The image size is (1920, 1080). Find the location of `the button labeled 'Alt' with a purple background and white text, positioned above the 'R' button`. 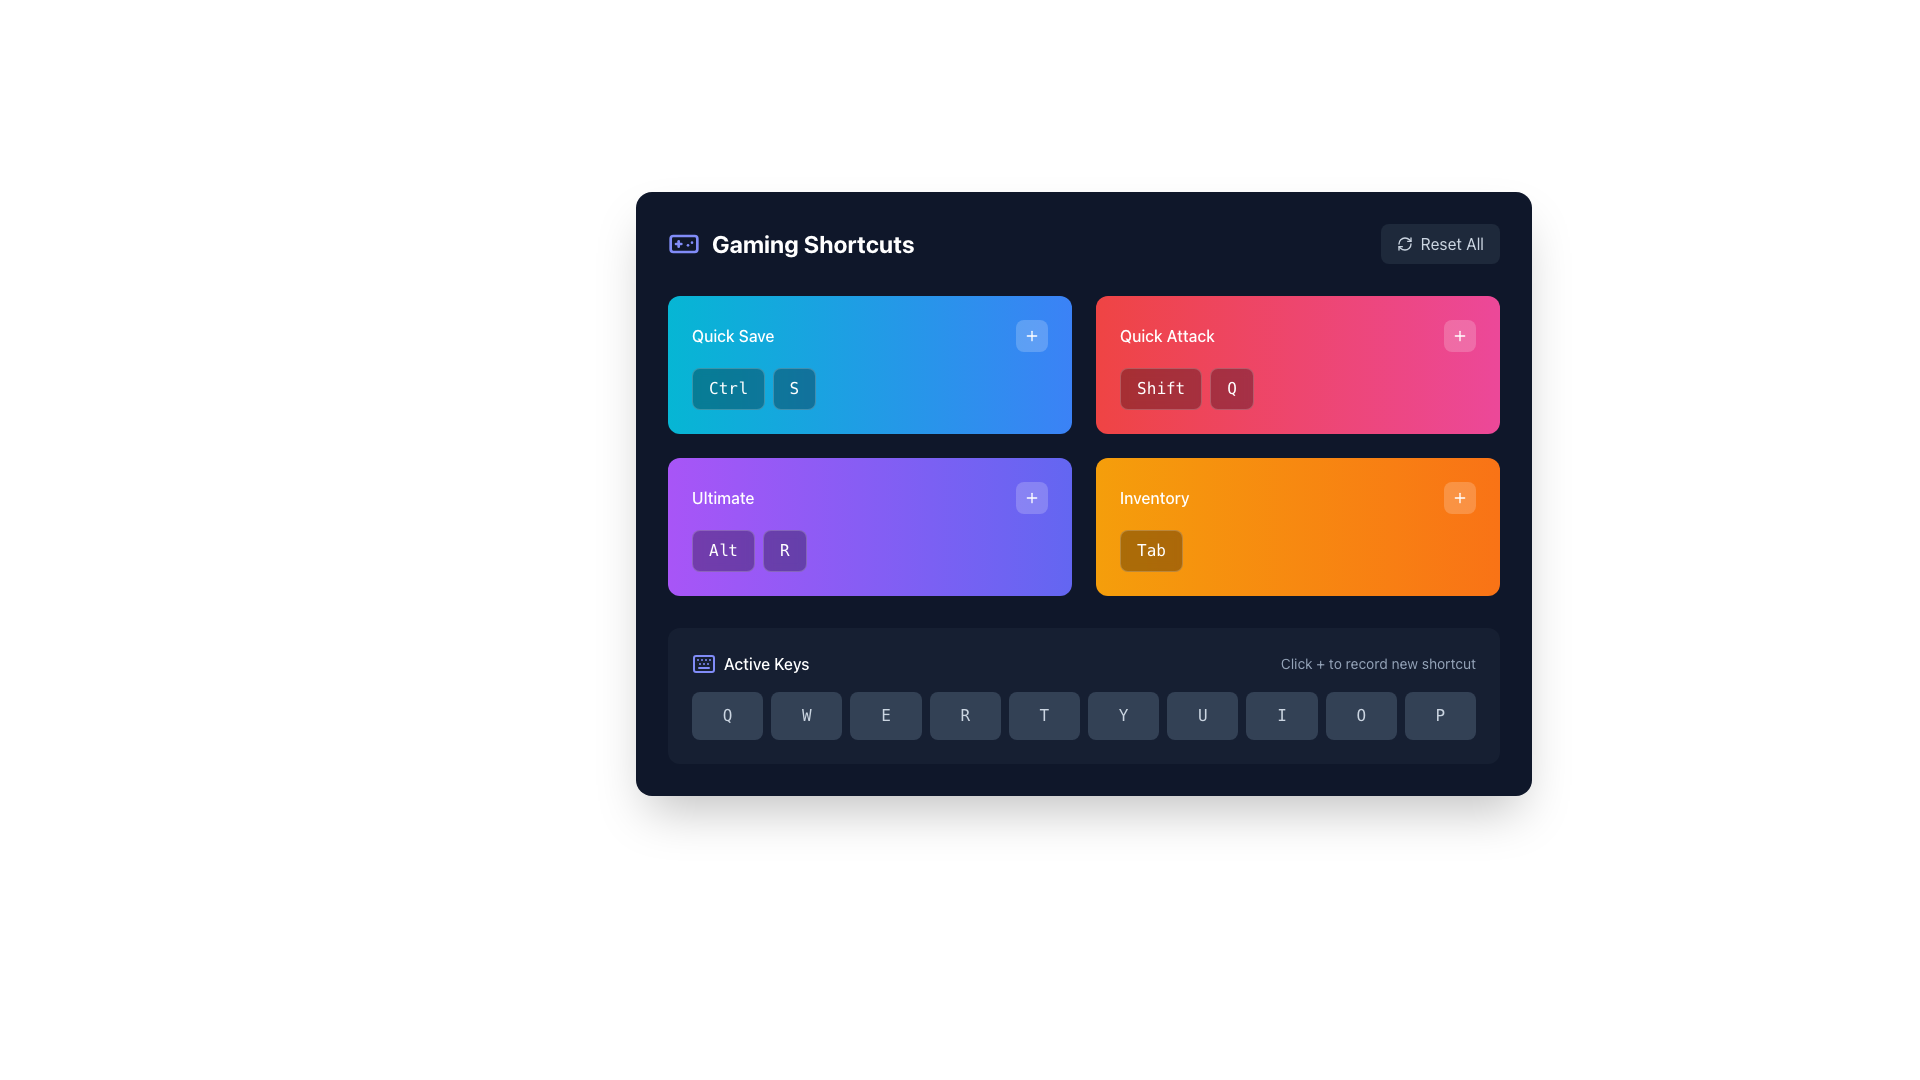

the button labeled 'Alt' with a purple background and white text, positioned above the 'R' button is located at coordinates (722, 551).